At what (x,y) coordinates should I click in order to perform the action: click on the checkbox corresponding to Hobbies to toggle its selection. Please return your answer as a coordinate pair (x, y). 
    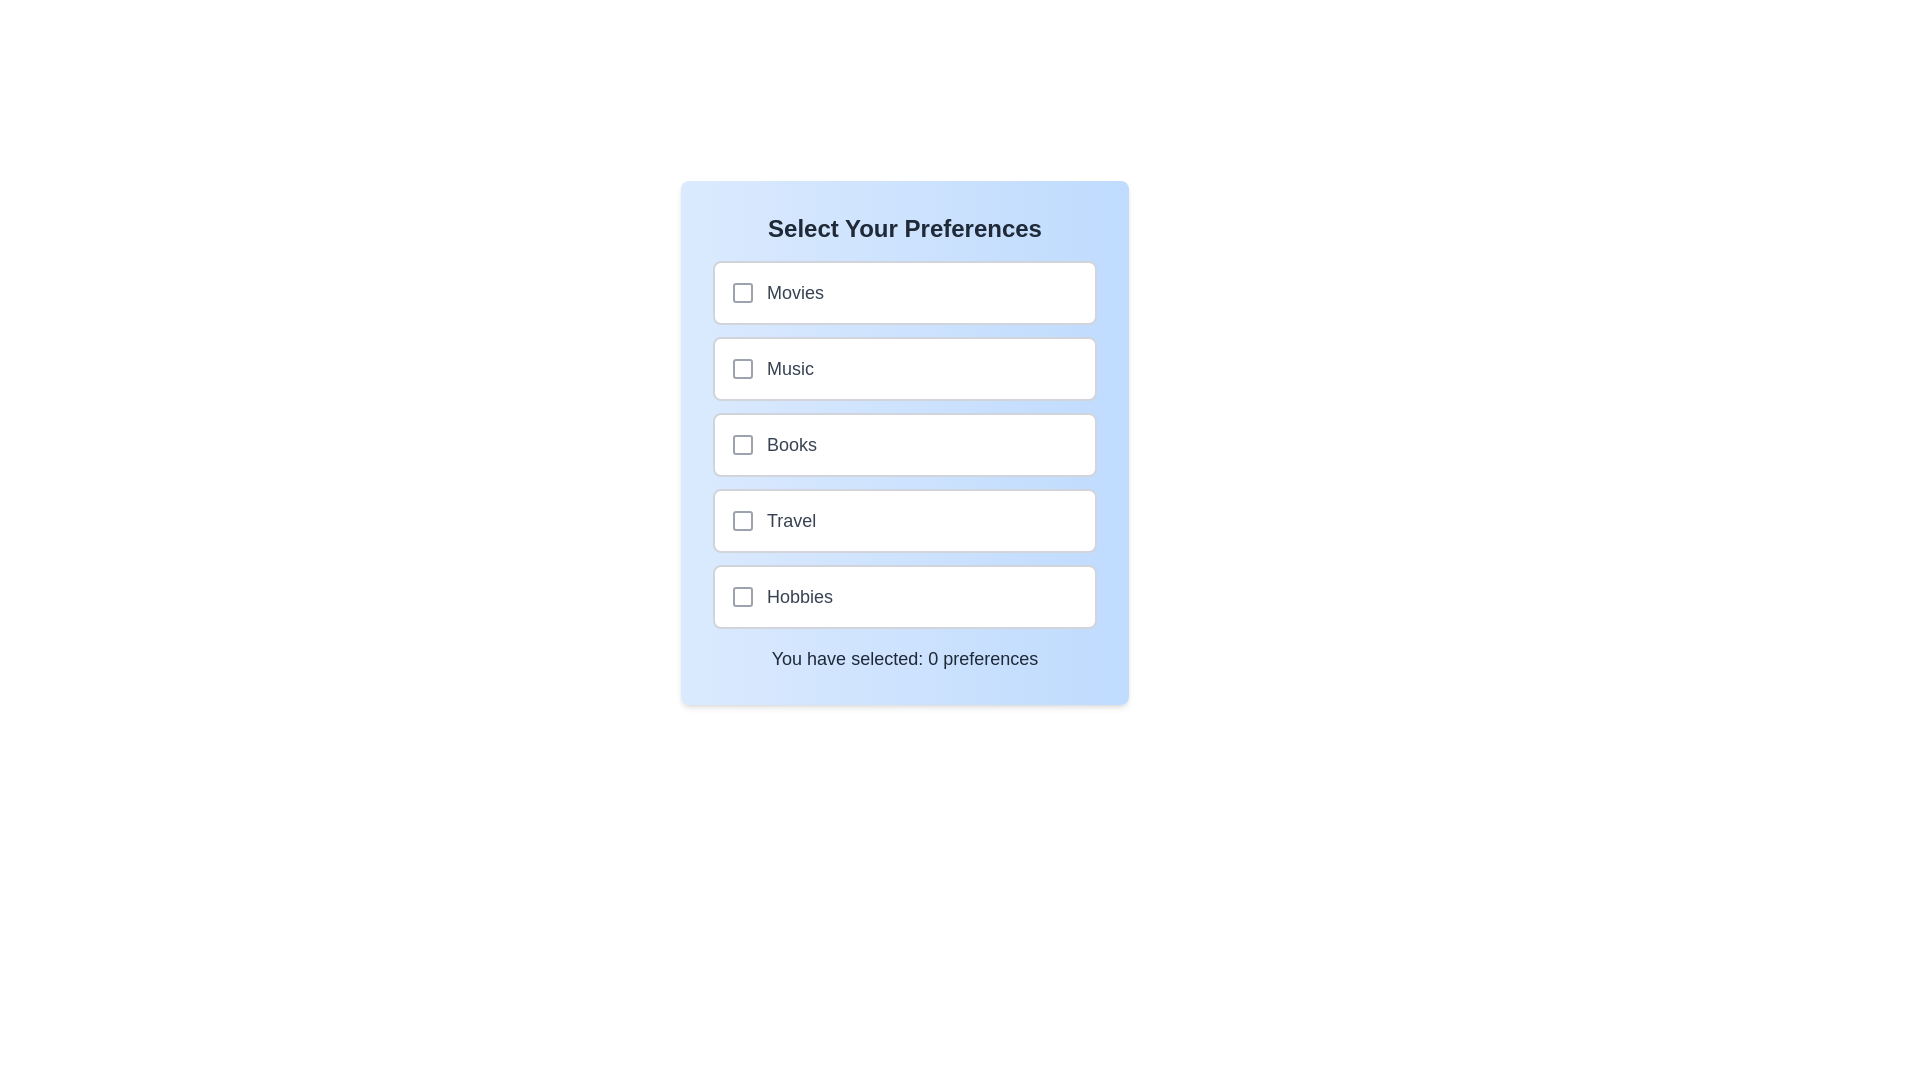
    Looking at the image, I should click on (742, 596).